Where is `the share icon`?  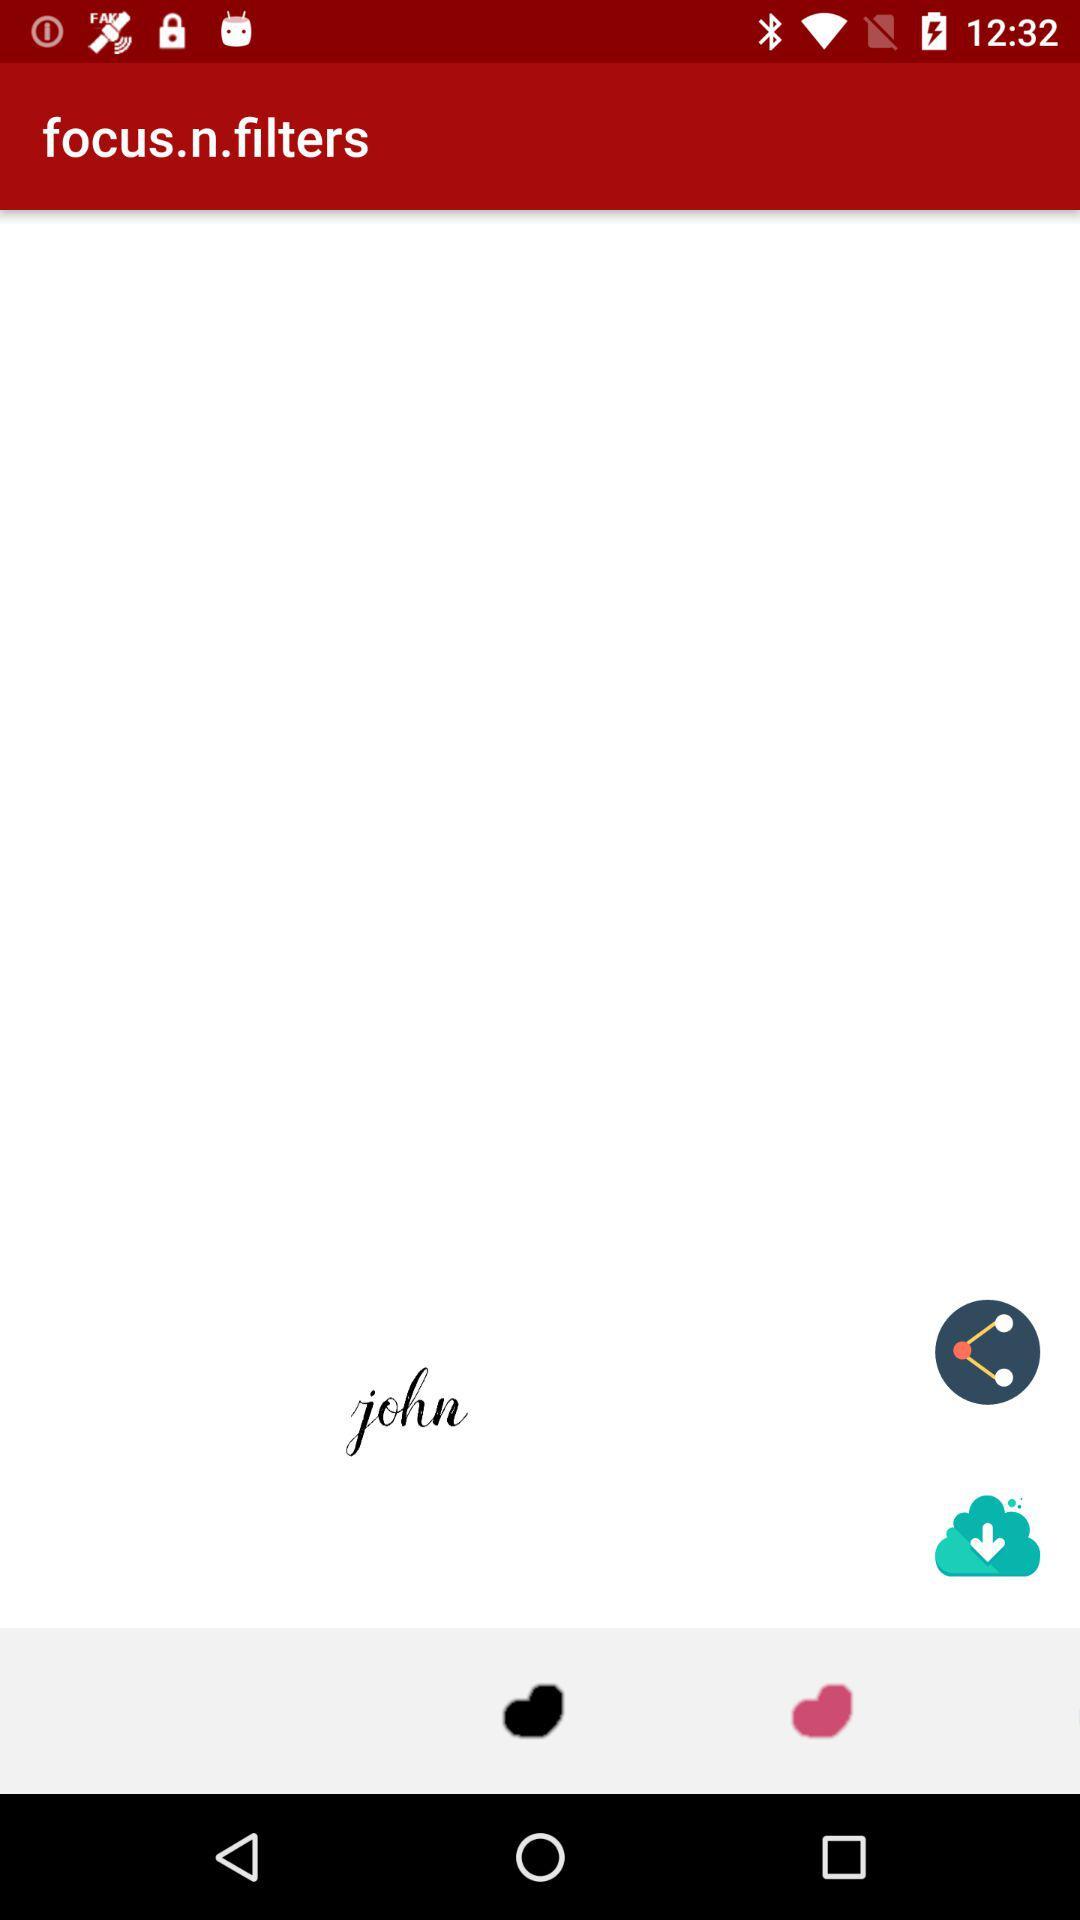
the share icon is located at coordinates (986, 1352).